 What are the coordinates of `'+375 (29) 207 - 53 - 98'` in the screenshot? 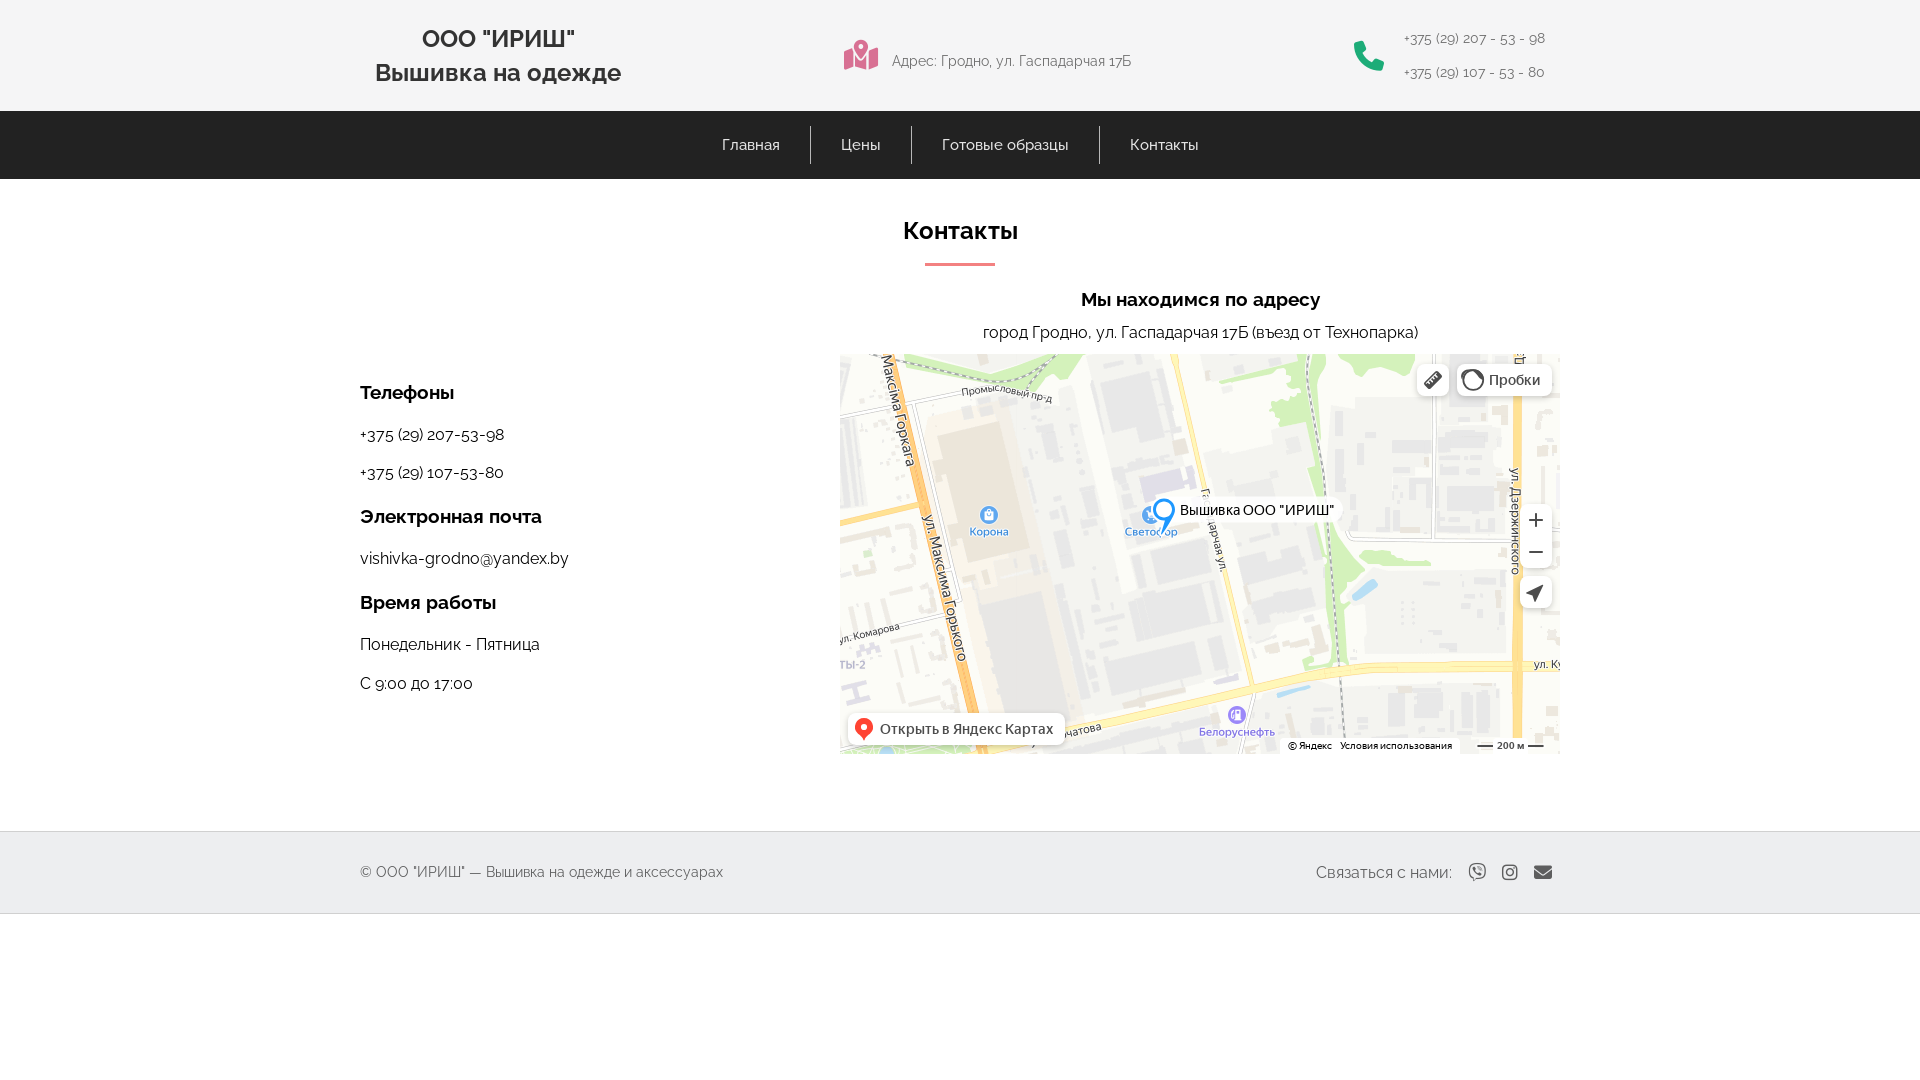 It's located at (1402, 38).